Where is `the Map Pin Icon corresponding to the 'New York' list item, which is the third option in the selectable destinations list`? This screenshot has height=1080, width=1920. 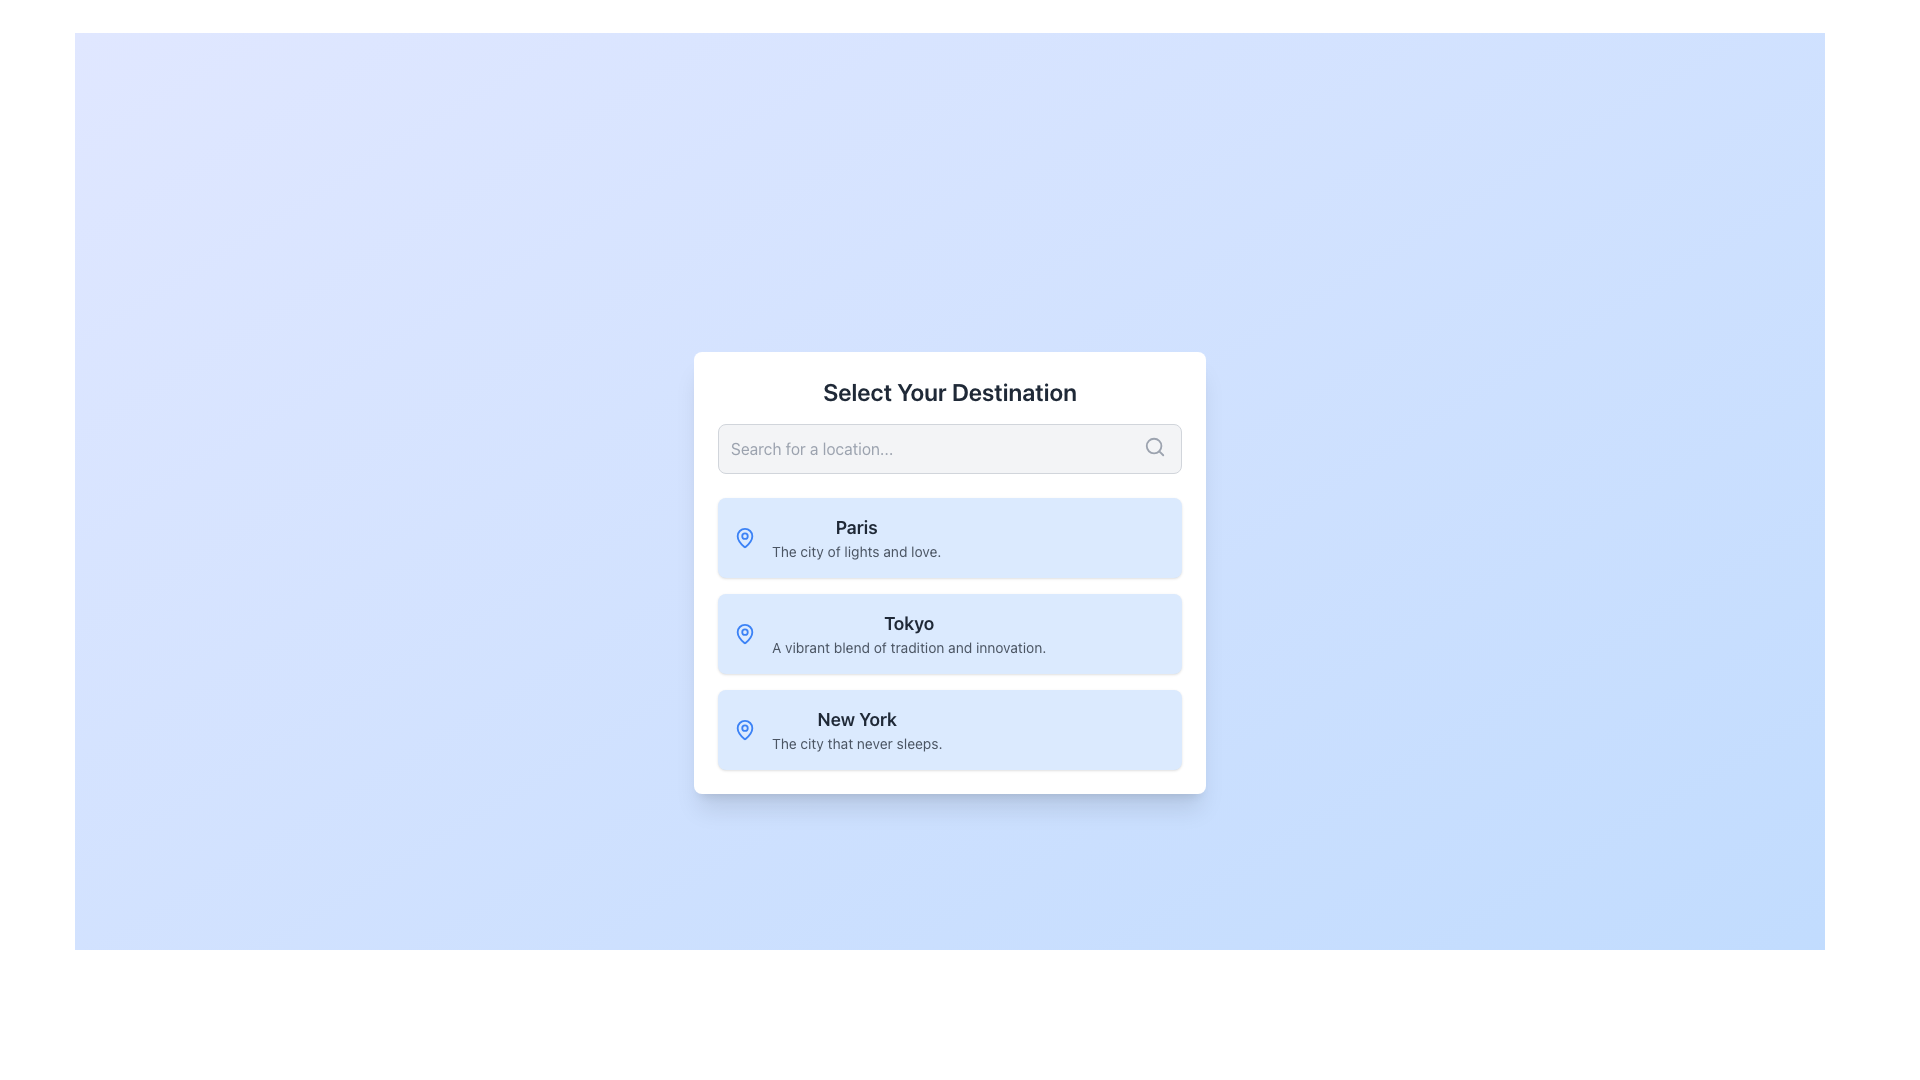 the Map Pin Icon corresponding to the 'New York' list item, which is the third option in the selectable destinations list is located at coordinates (743, 729).